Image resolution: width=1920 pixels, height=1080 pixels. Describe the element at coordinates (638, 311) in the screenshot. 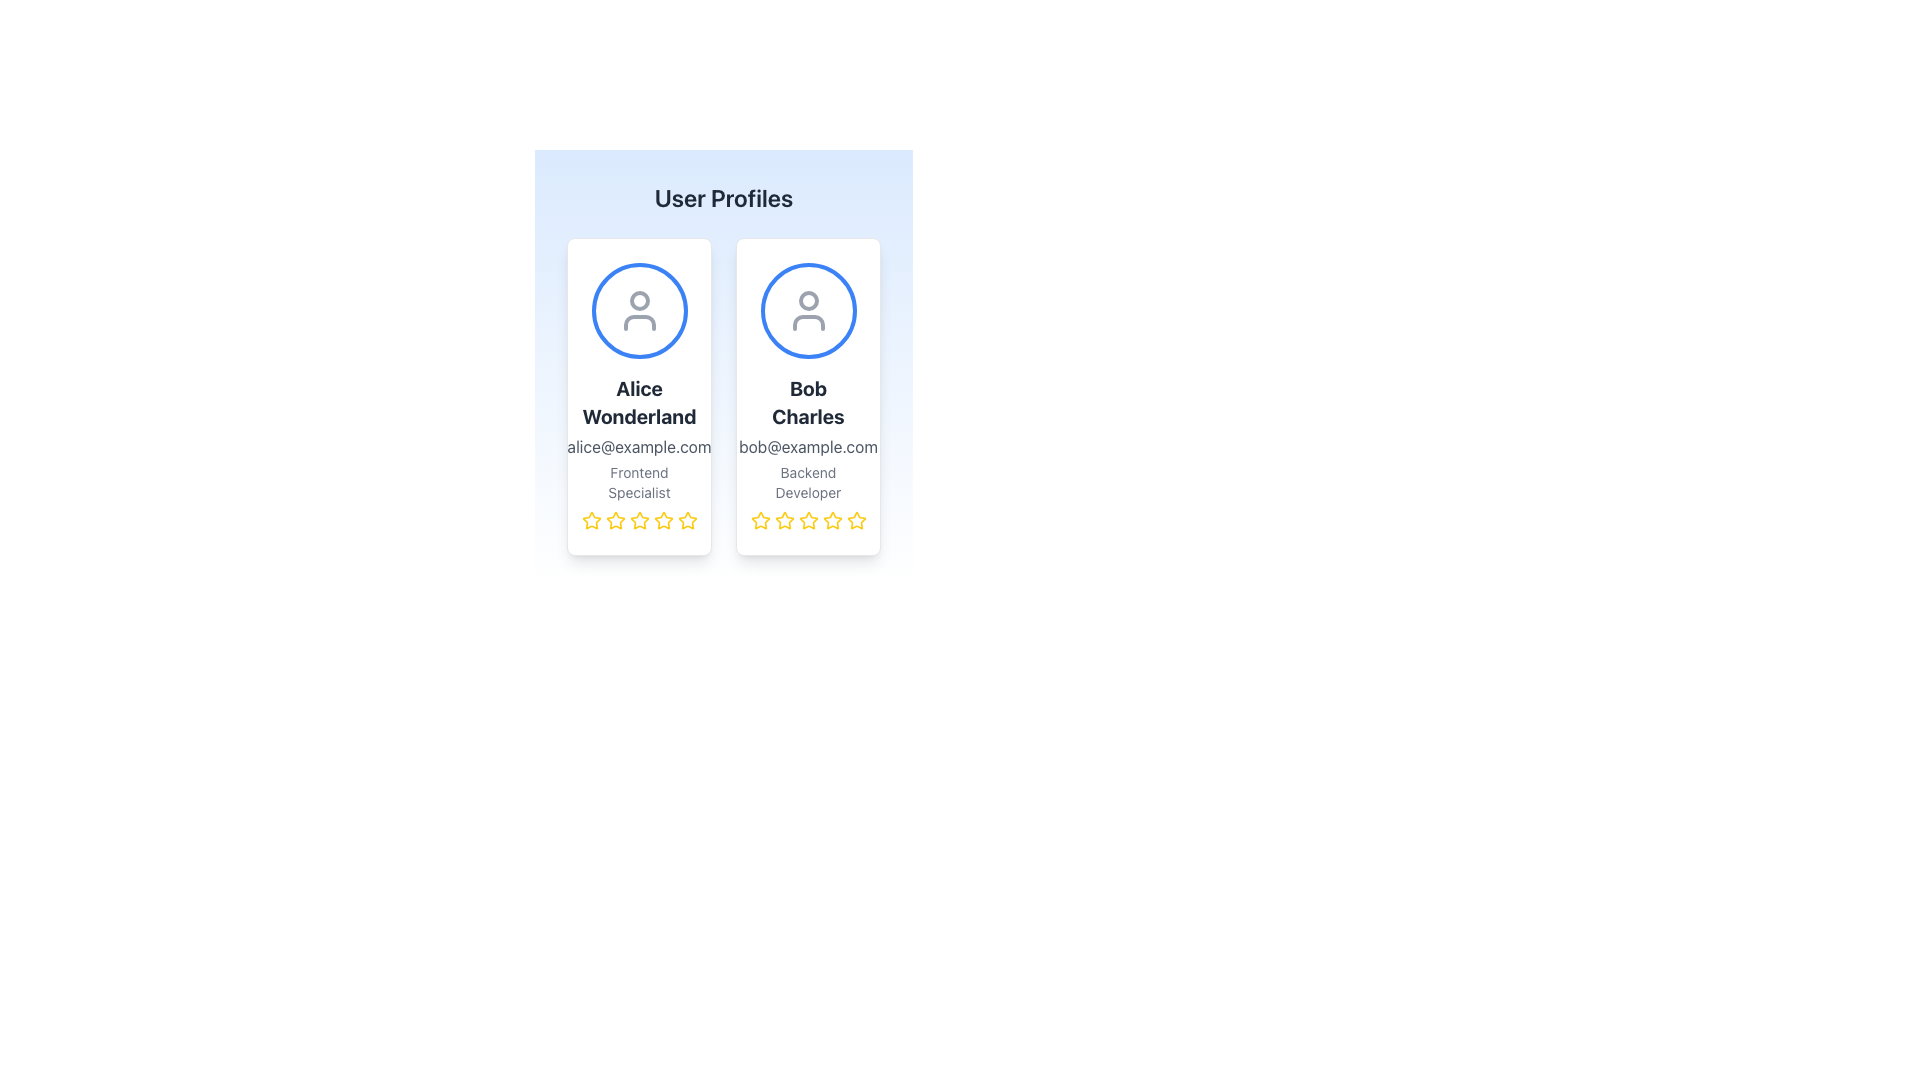

I see `the Avatar representing 'Alice Wonderland'` at that location.